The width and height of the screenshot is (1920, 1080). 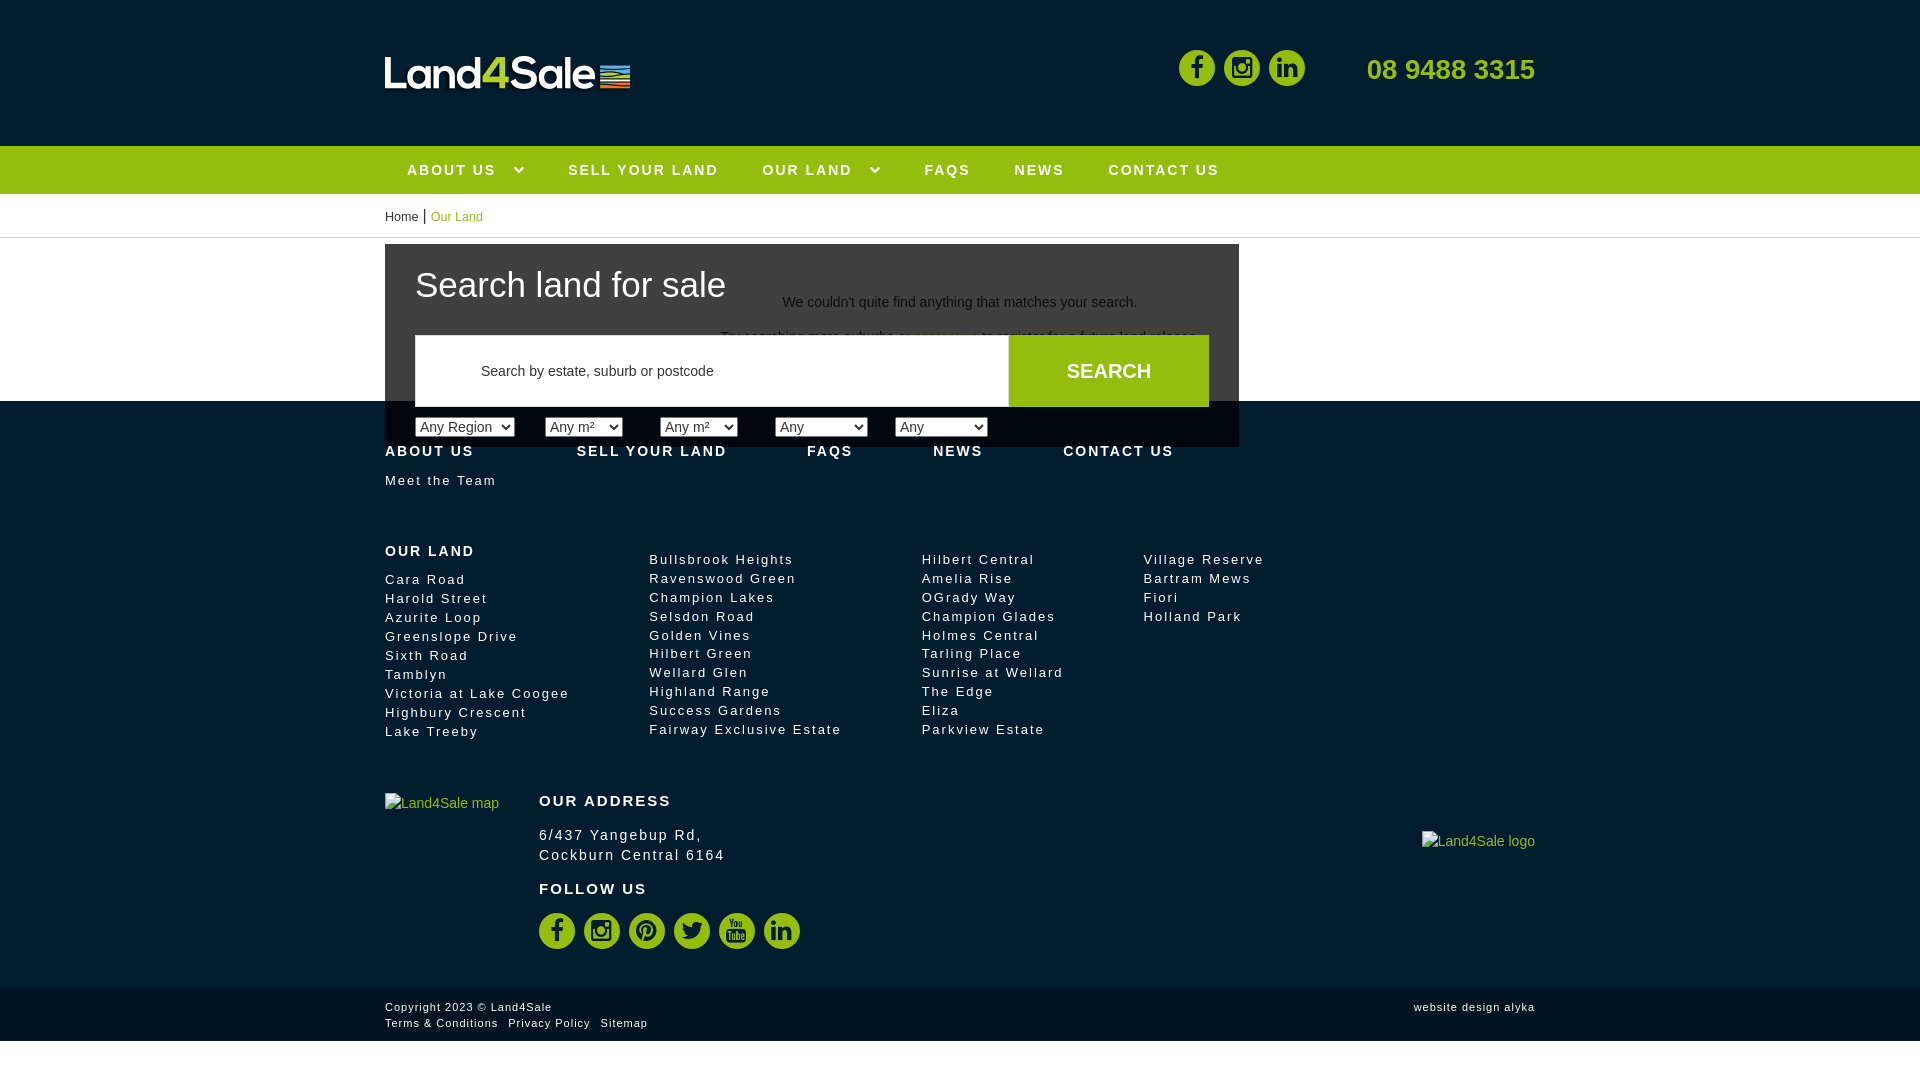 I want to click on 'Champion Lakes', so click(x=648, y=596).